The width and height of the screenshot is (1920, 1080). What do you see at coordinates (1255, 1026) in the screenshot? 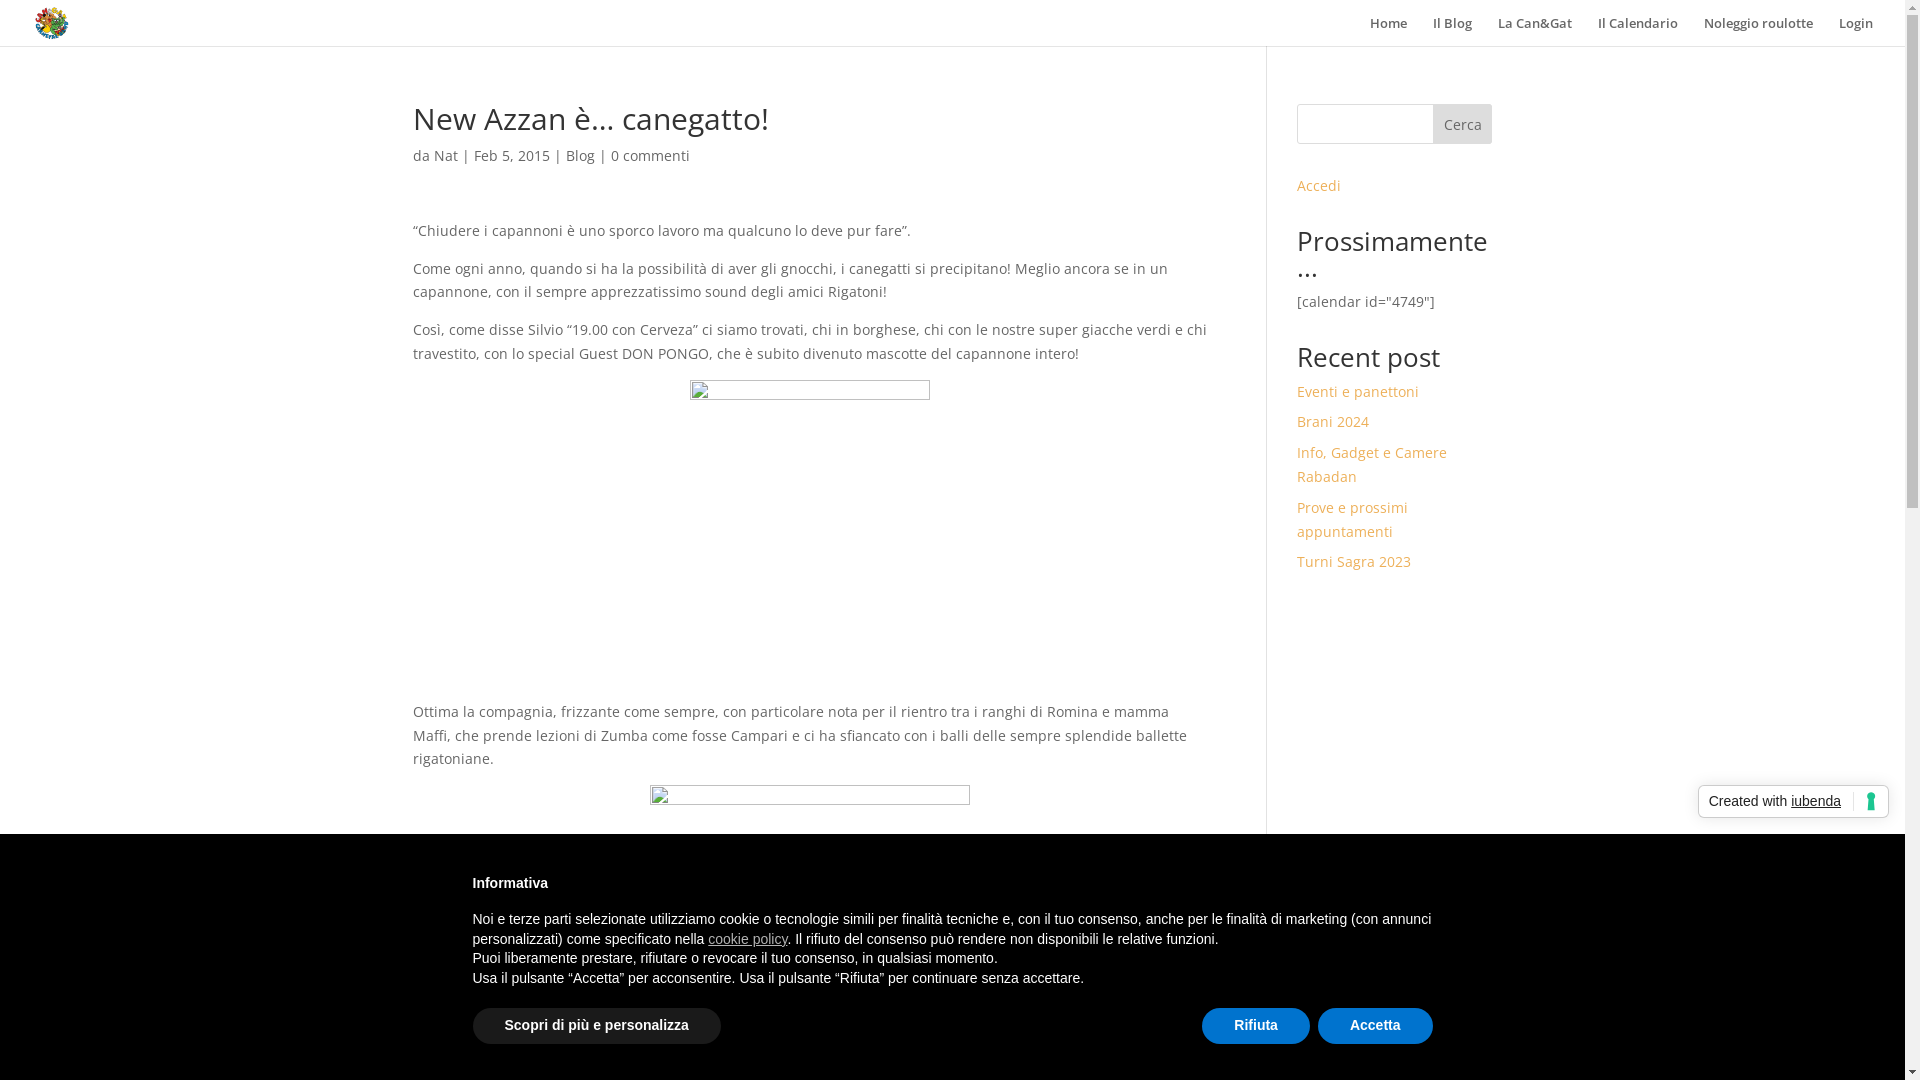
I see `'Rifiuta'` at bounding box center [1255, 1026].